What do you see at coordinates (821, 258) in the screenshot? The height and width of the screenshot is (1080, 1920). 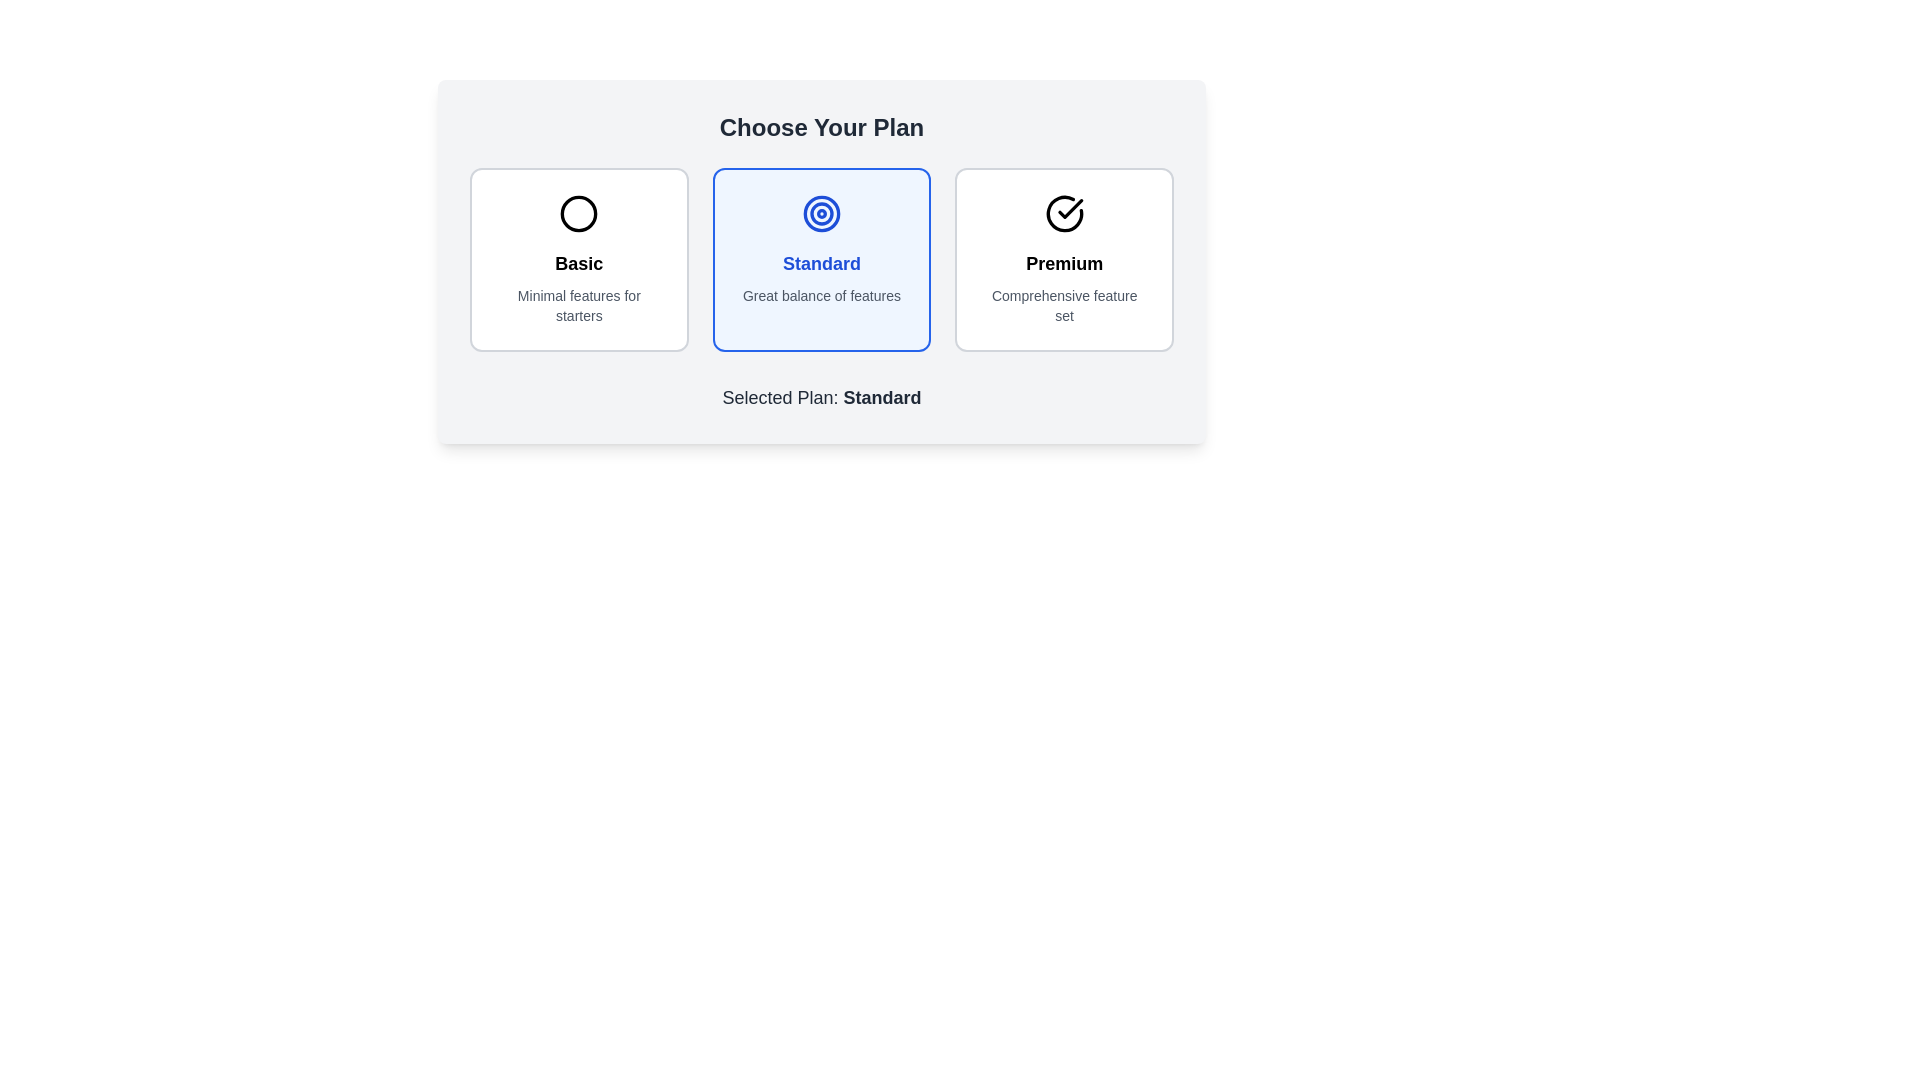 I see `the Grid Layout containing selectable cards for the plans: Basic, Standard, or Premium` at bounding box center [821, 258].